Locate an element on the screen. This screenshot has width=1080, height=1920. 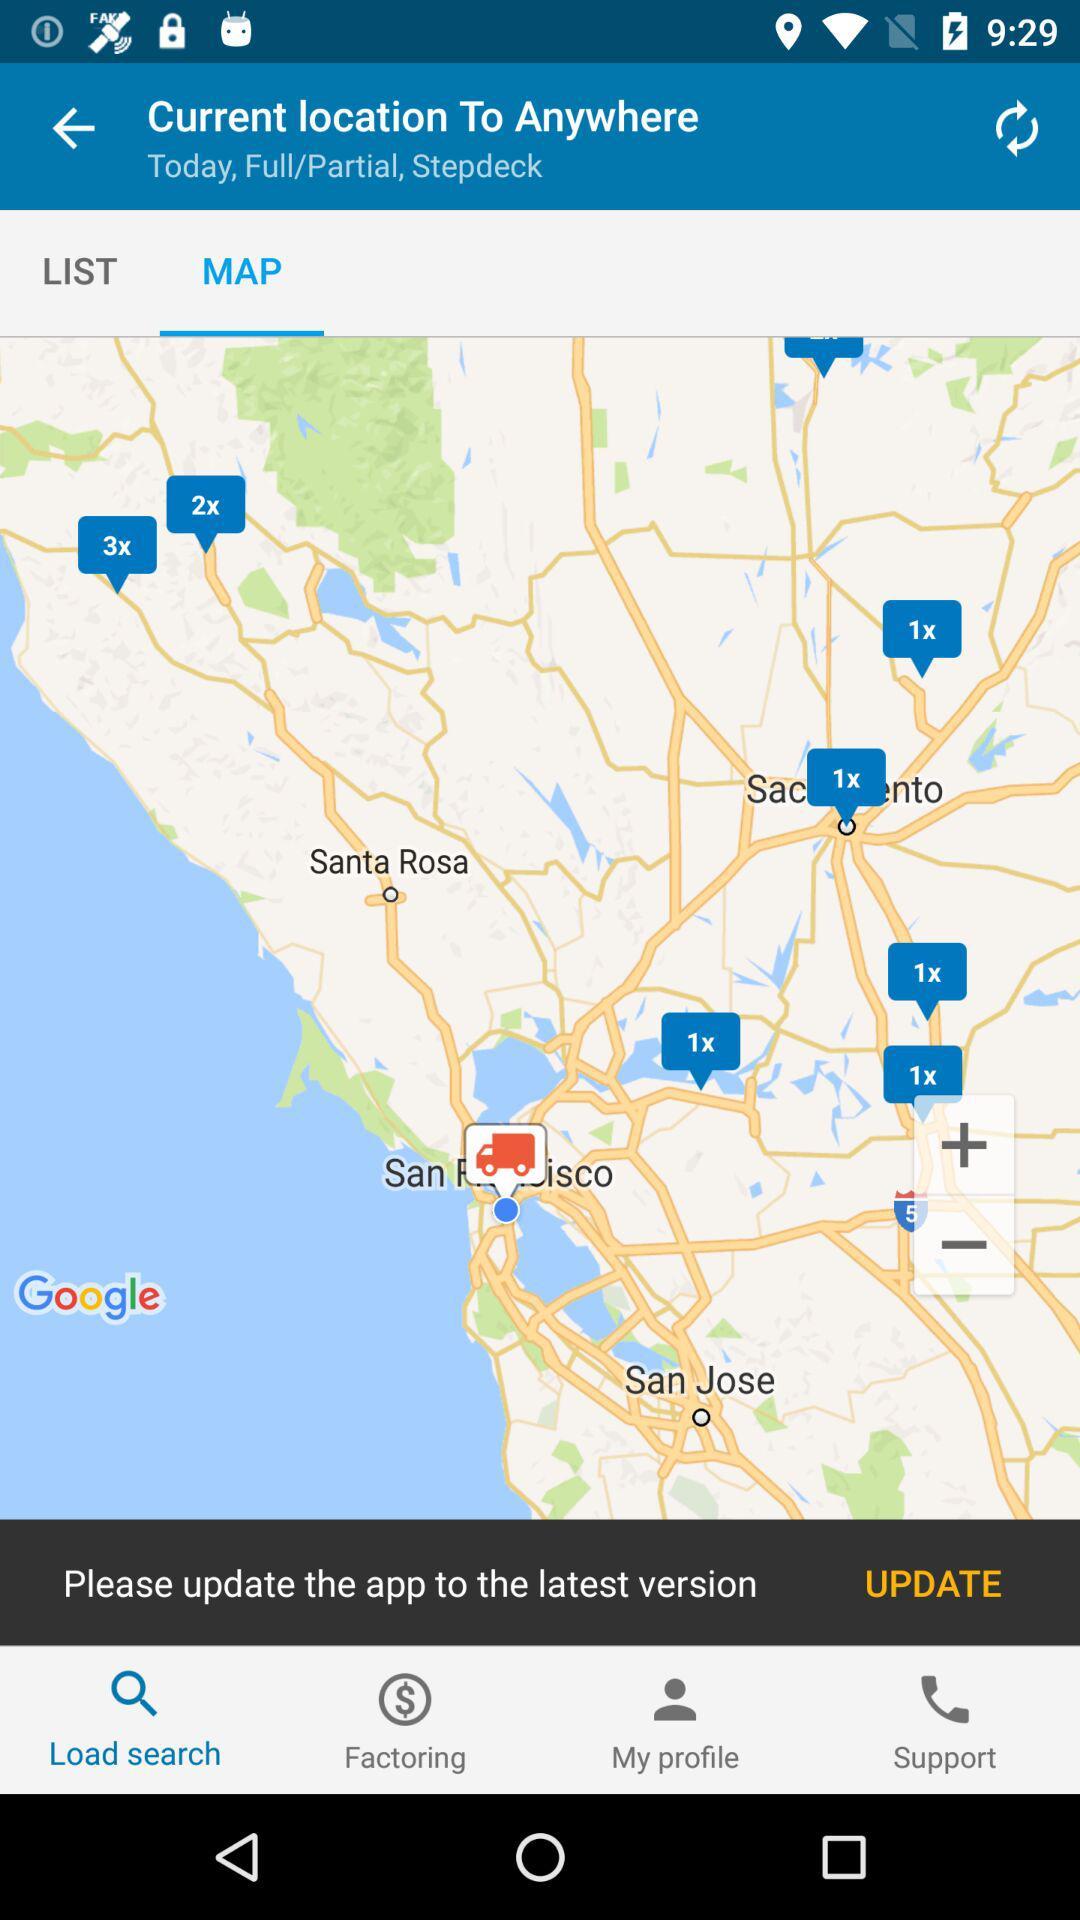
the item next to the current location to icon is located at coordinates (72, 131).